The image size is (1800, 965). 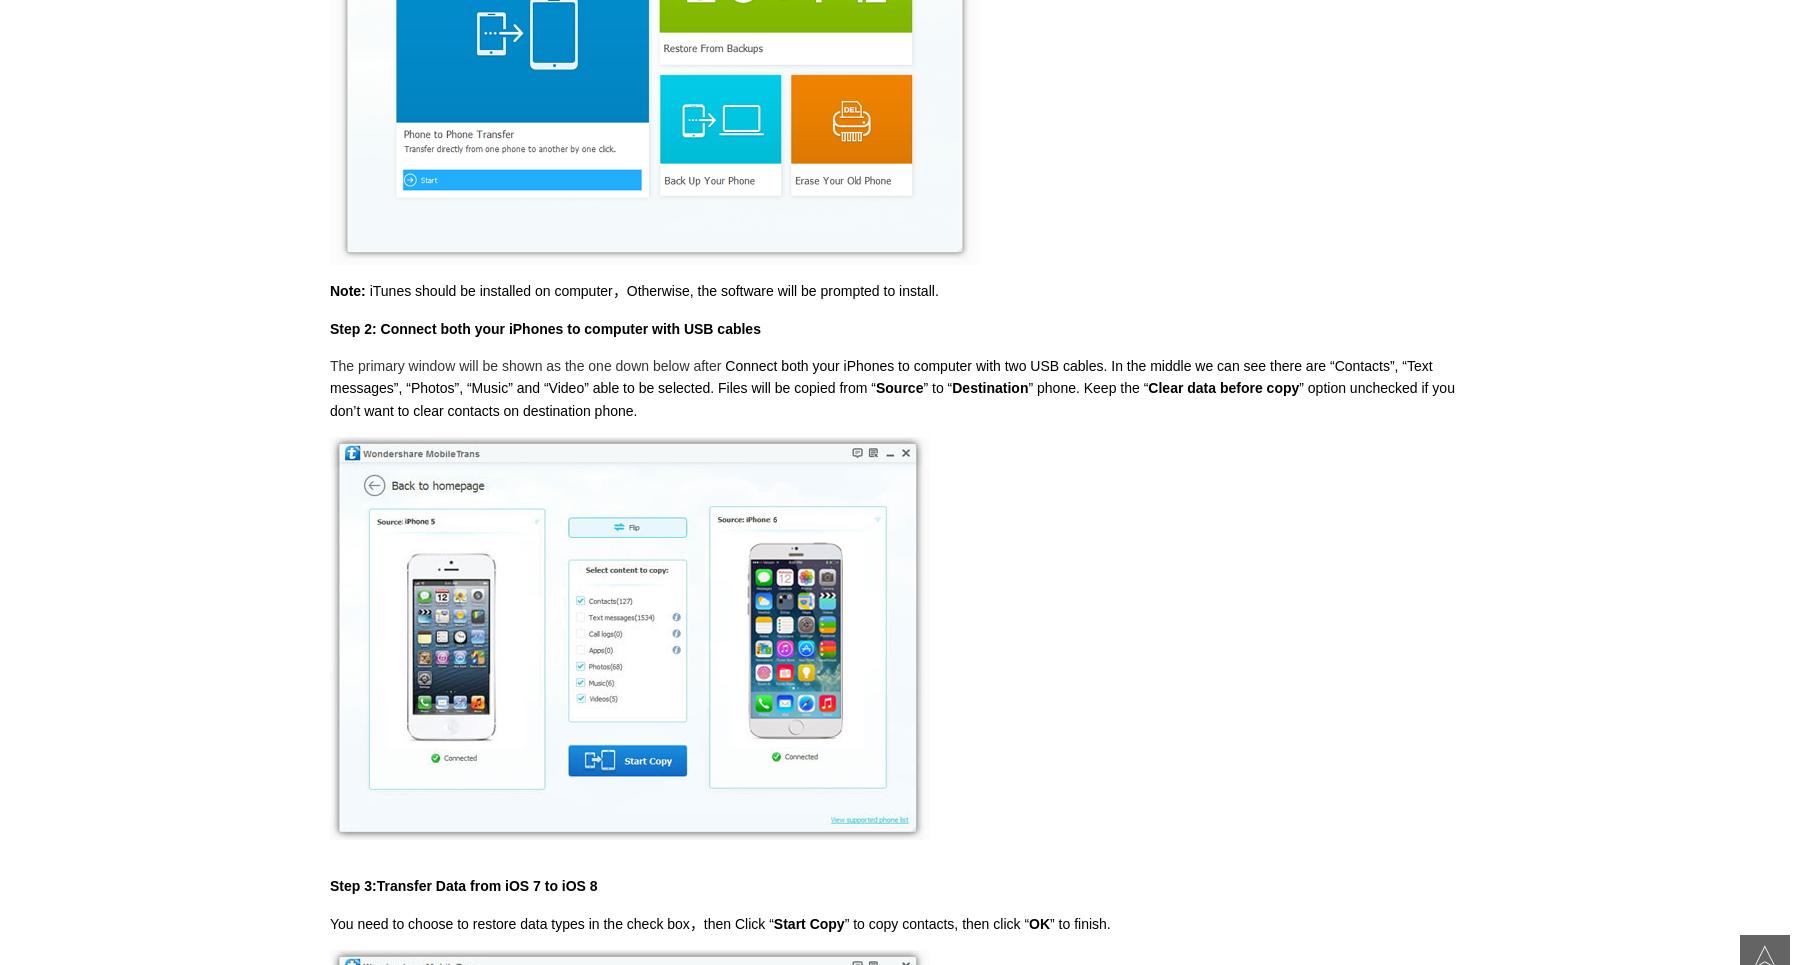 What do you see at coordinates (1222, 387) in the screenshot?
I see `'Clear data before copy'` at bounding box center [1222, 387].